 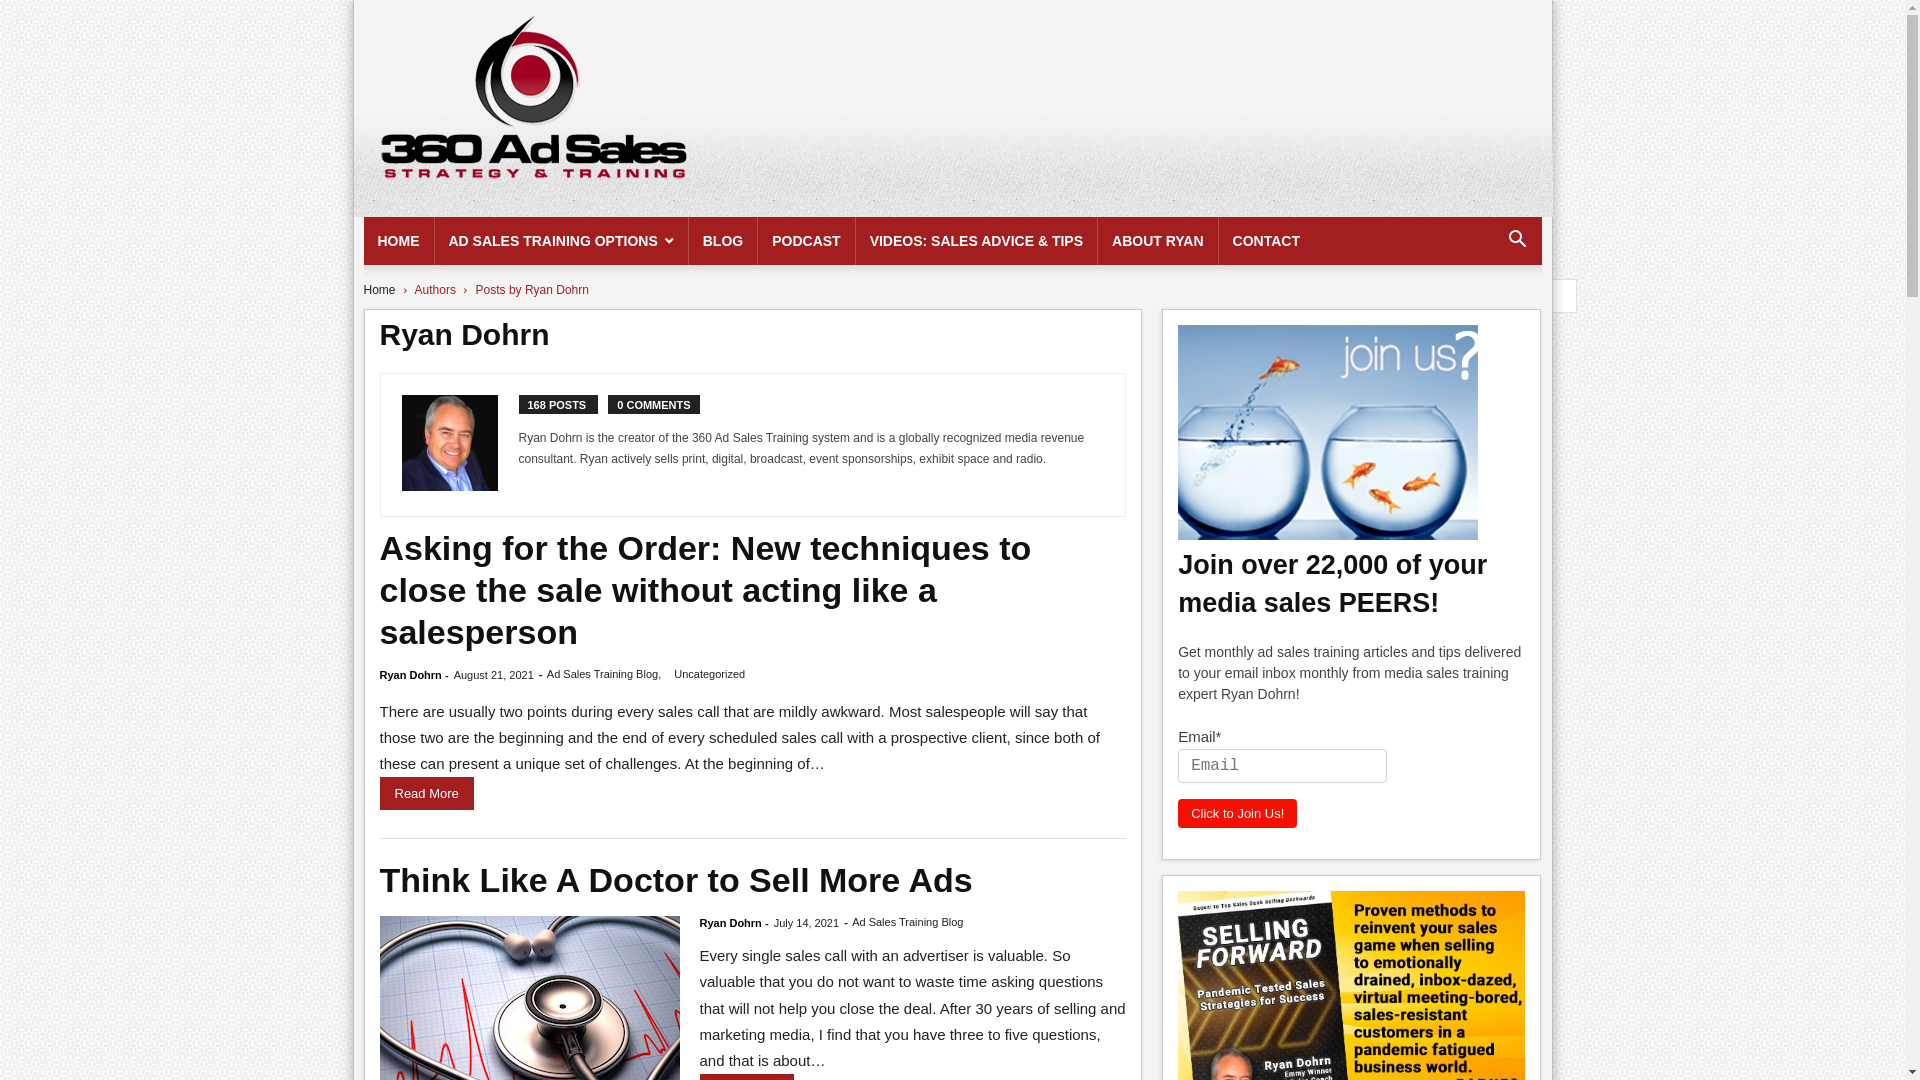 I want to click on 'Click to Join Us!', so click(x=1236, y=813).